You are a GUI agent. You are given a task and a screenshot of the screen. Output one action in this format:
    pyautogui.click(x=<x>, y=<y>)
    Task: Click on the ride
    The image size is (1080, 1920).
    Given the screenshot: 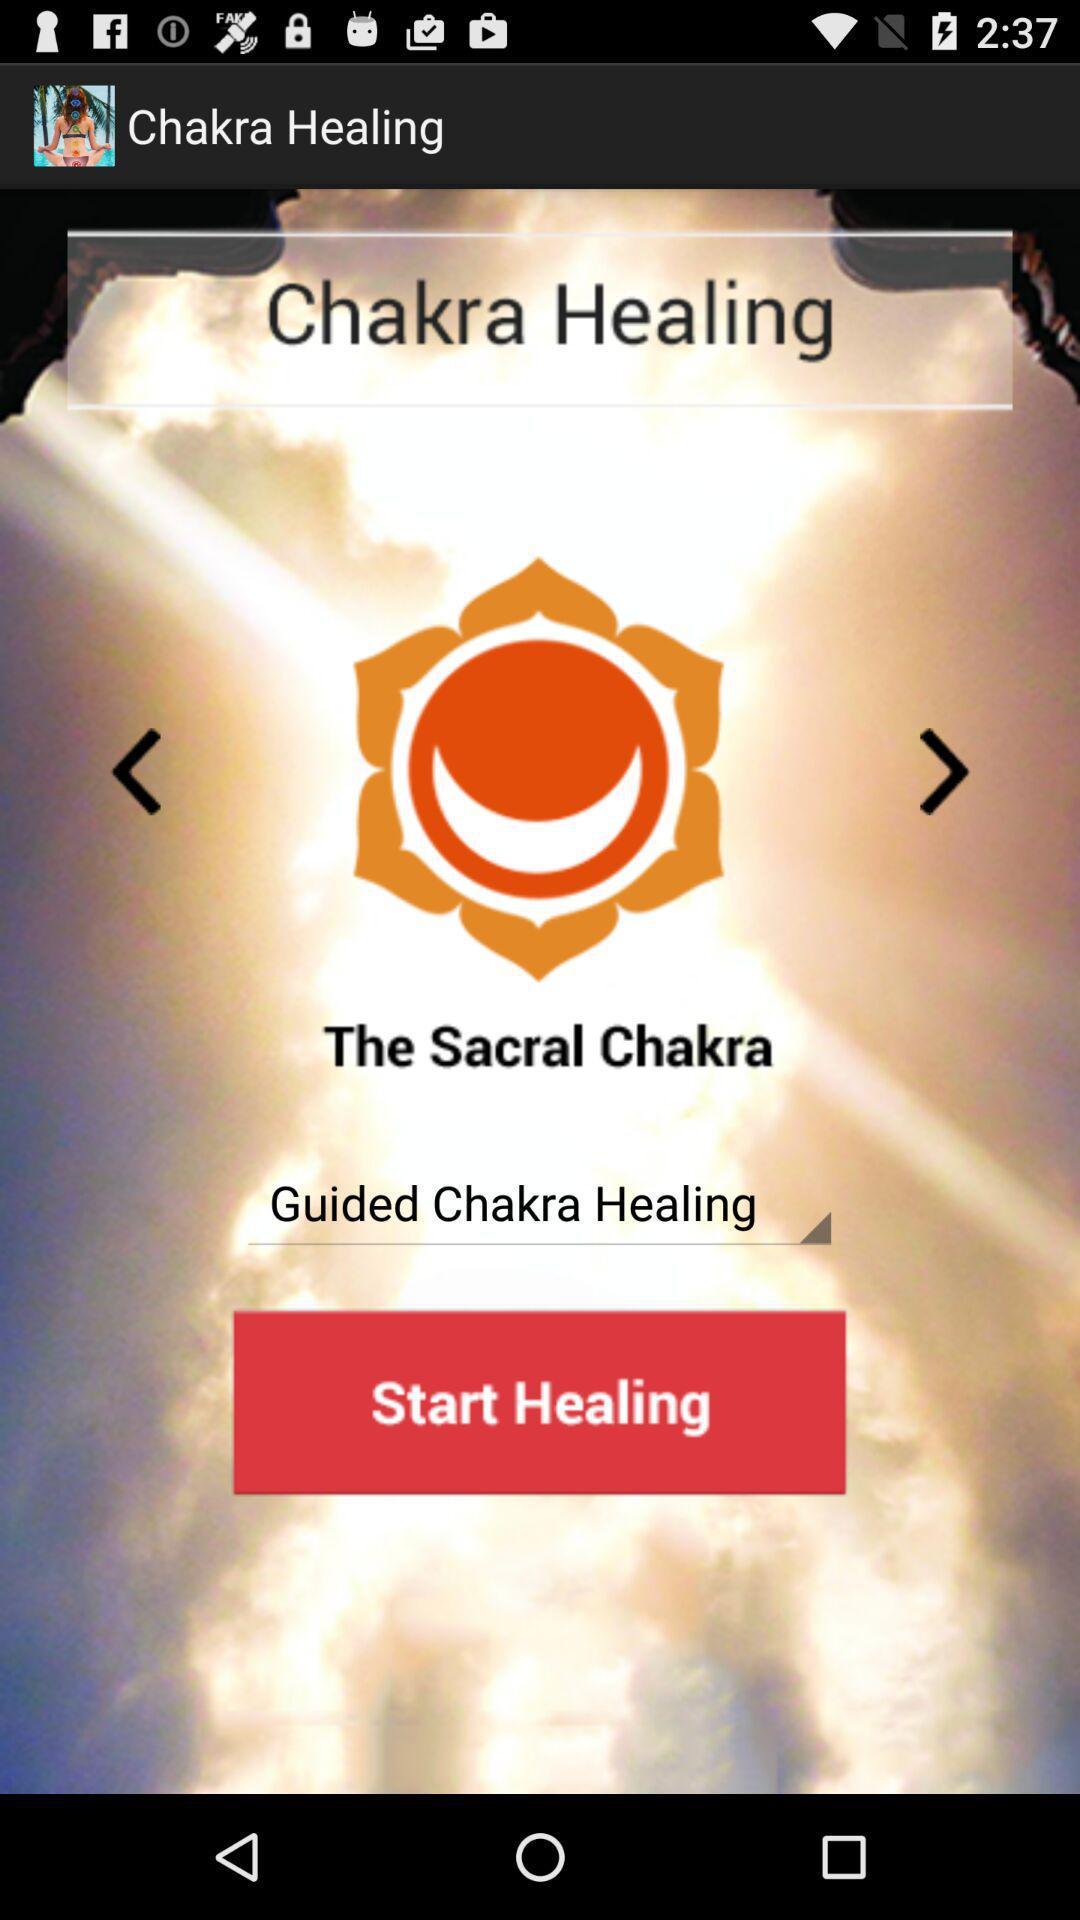 What is the action you would take?
    pyautogui.click(x=135, y=770)
    